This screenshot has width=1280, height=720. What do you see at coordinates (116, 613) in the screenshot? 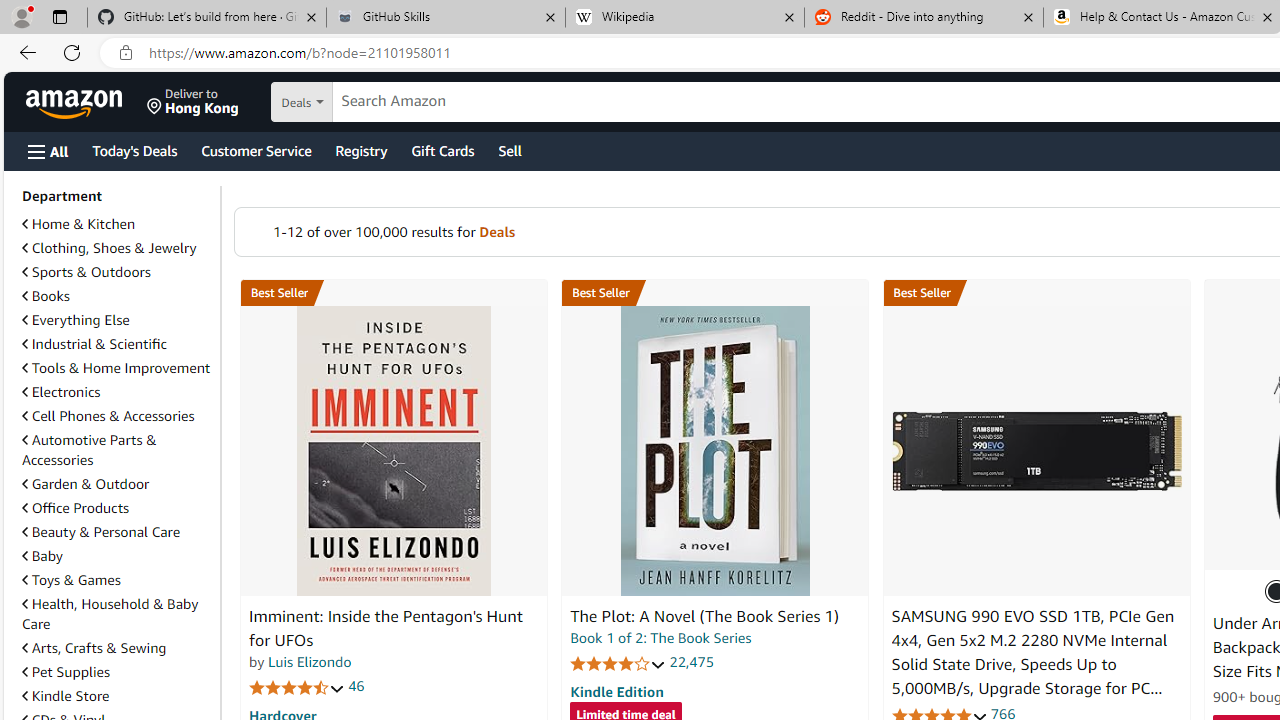
I see `'Health, Household & Baby Care'` at bounding box center [116, 613].